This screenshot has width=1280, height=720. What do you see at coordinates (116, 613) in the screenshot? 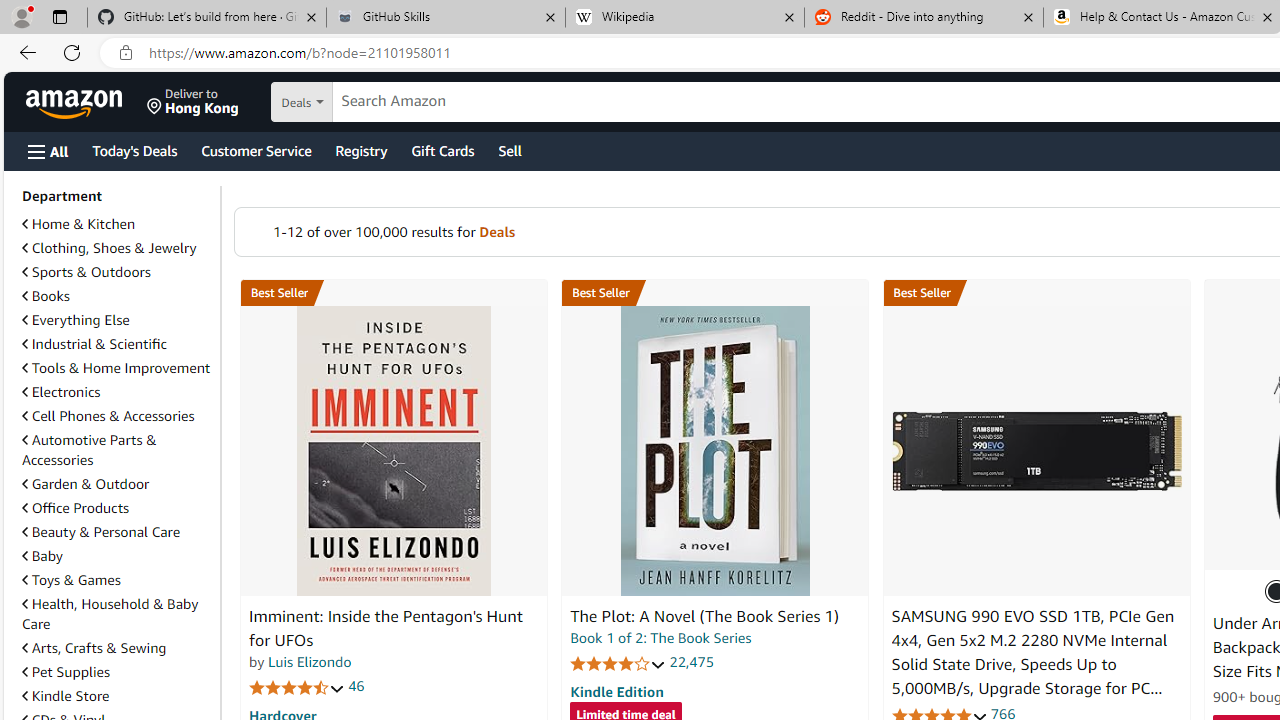
I see `'Health, Household & Baby Care'` at bounding box center [116, 613].